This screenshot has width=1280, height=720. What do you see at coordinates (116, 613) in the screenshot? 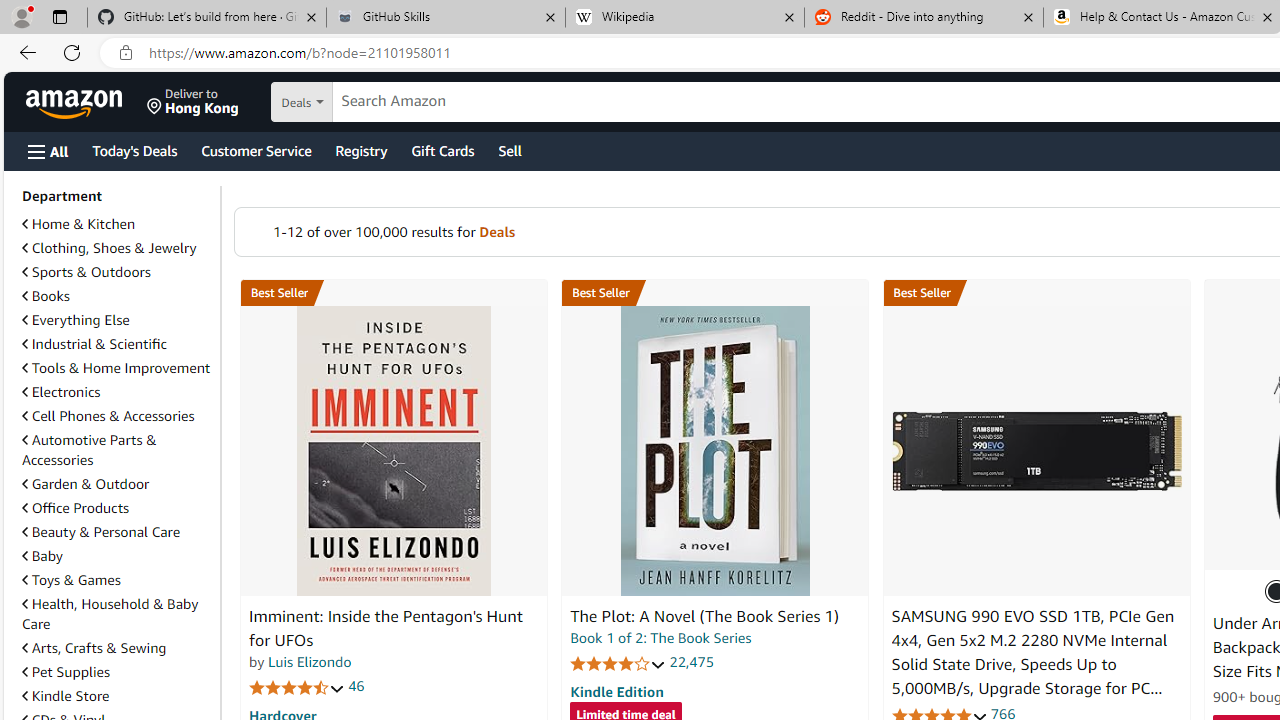
I see `'Health, Household & Baby Care'` at bounding box center [116, 613].